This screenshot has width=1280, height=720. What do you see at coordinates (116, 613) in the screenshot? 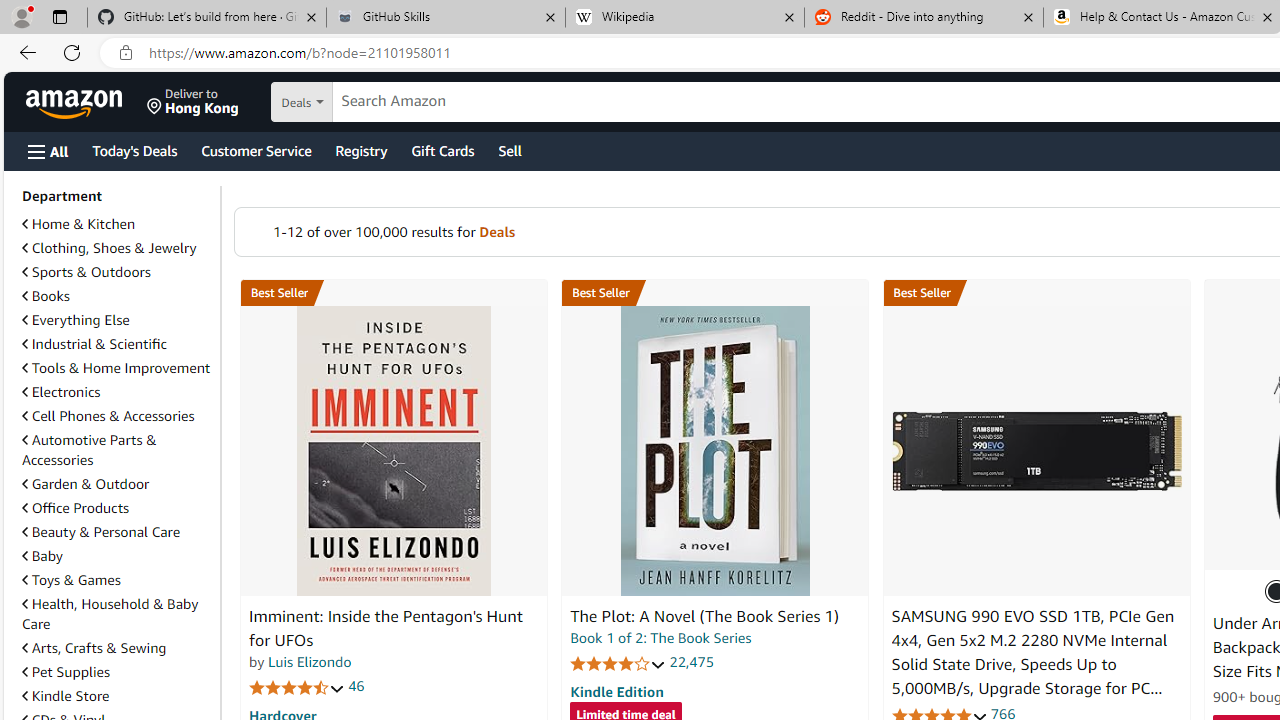
I see `'Health, Household & Baby Care'` at bounding box center [116, 613].